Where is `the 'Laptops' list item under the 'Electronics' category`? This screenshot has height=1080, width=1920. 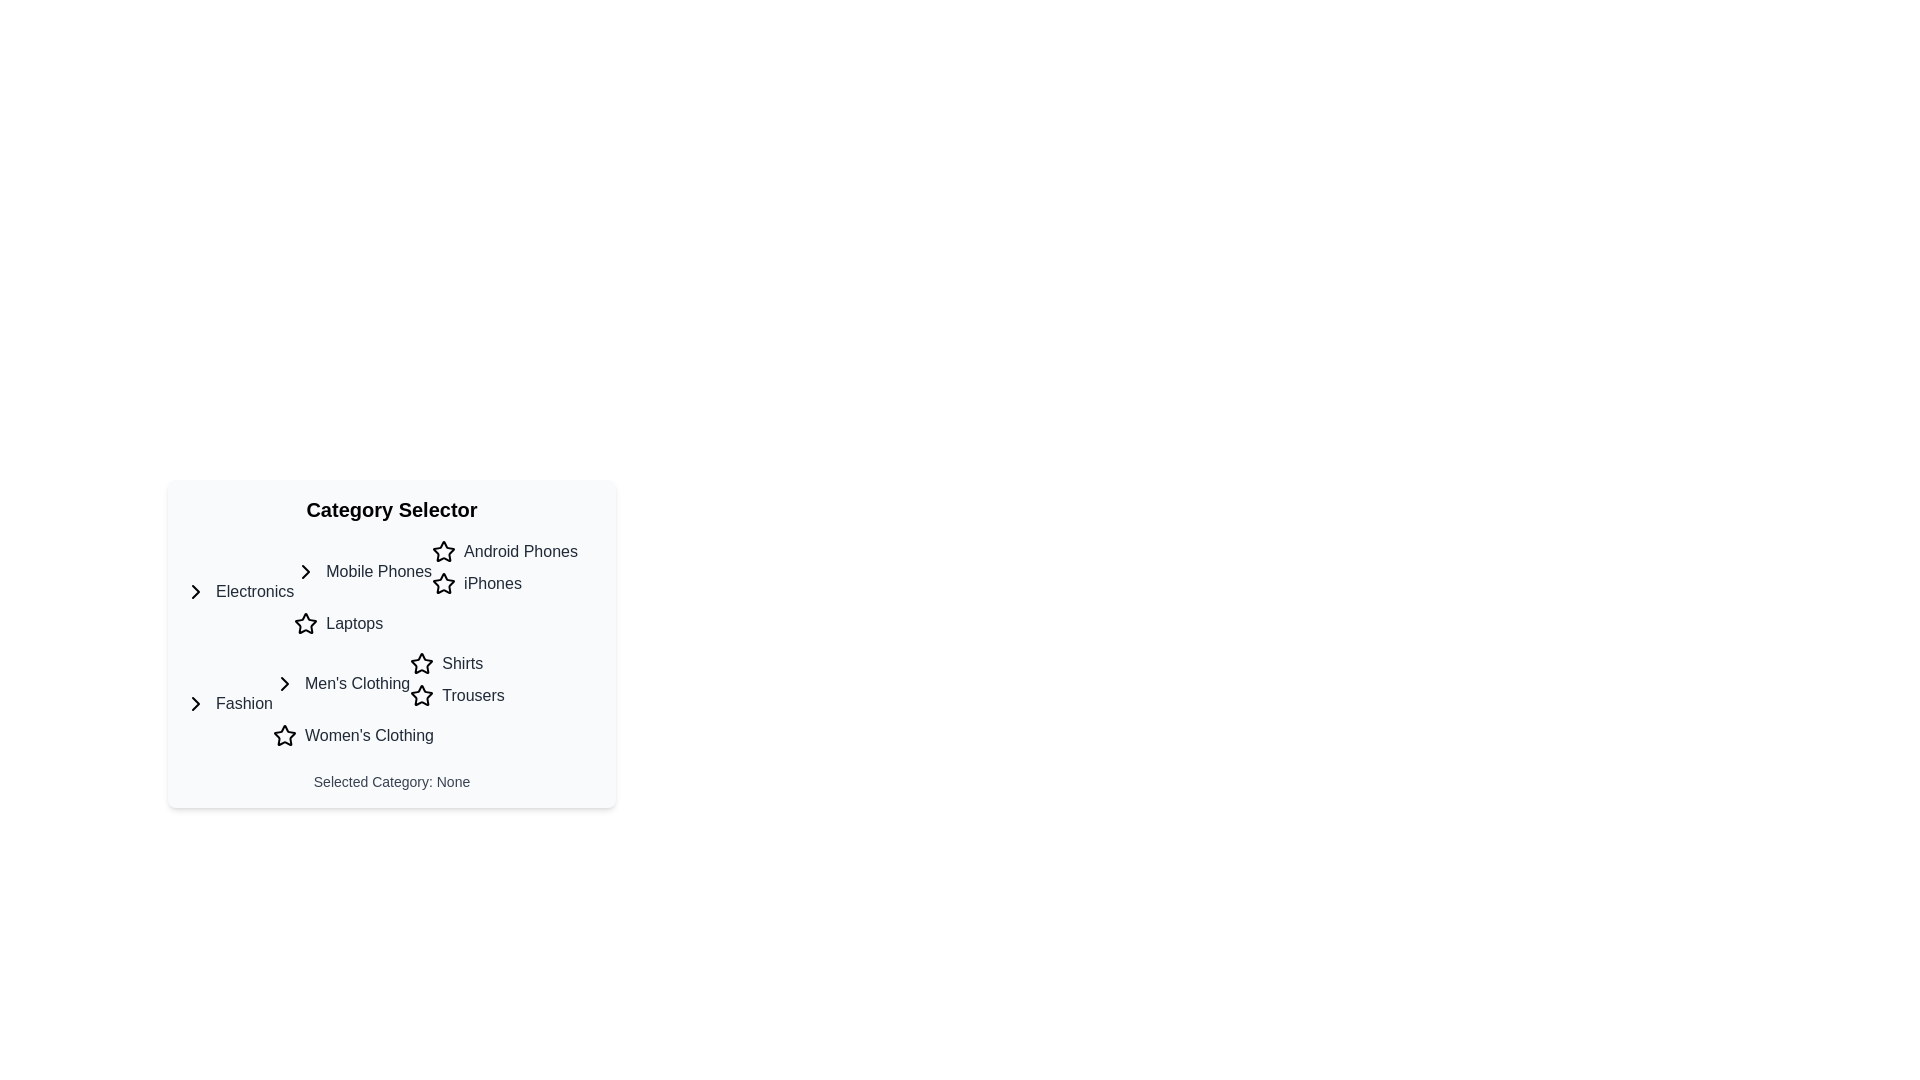 the 'Laptops' list item under the 'Electronics' category is located at coordinates (435, 623).